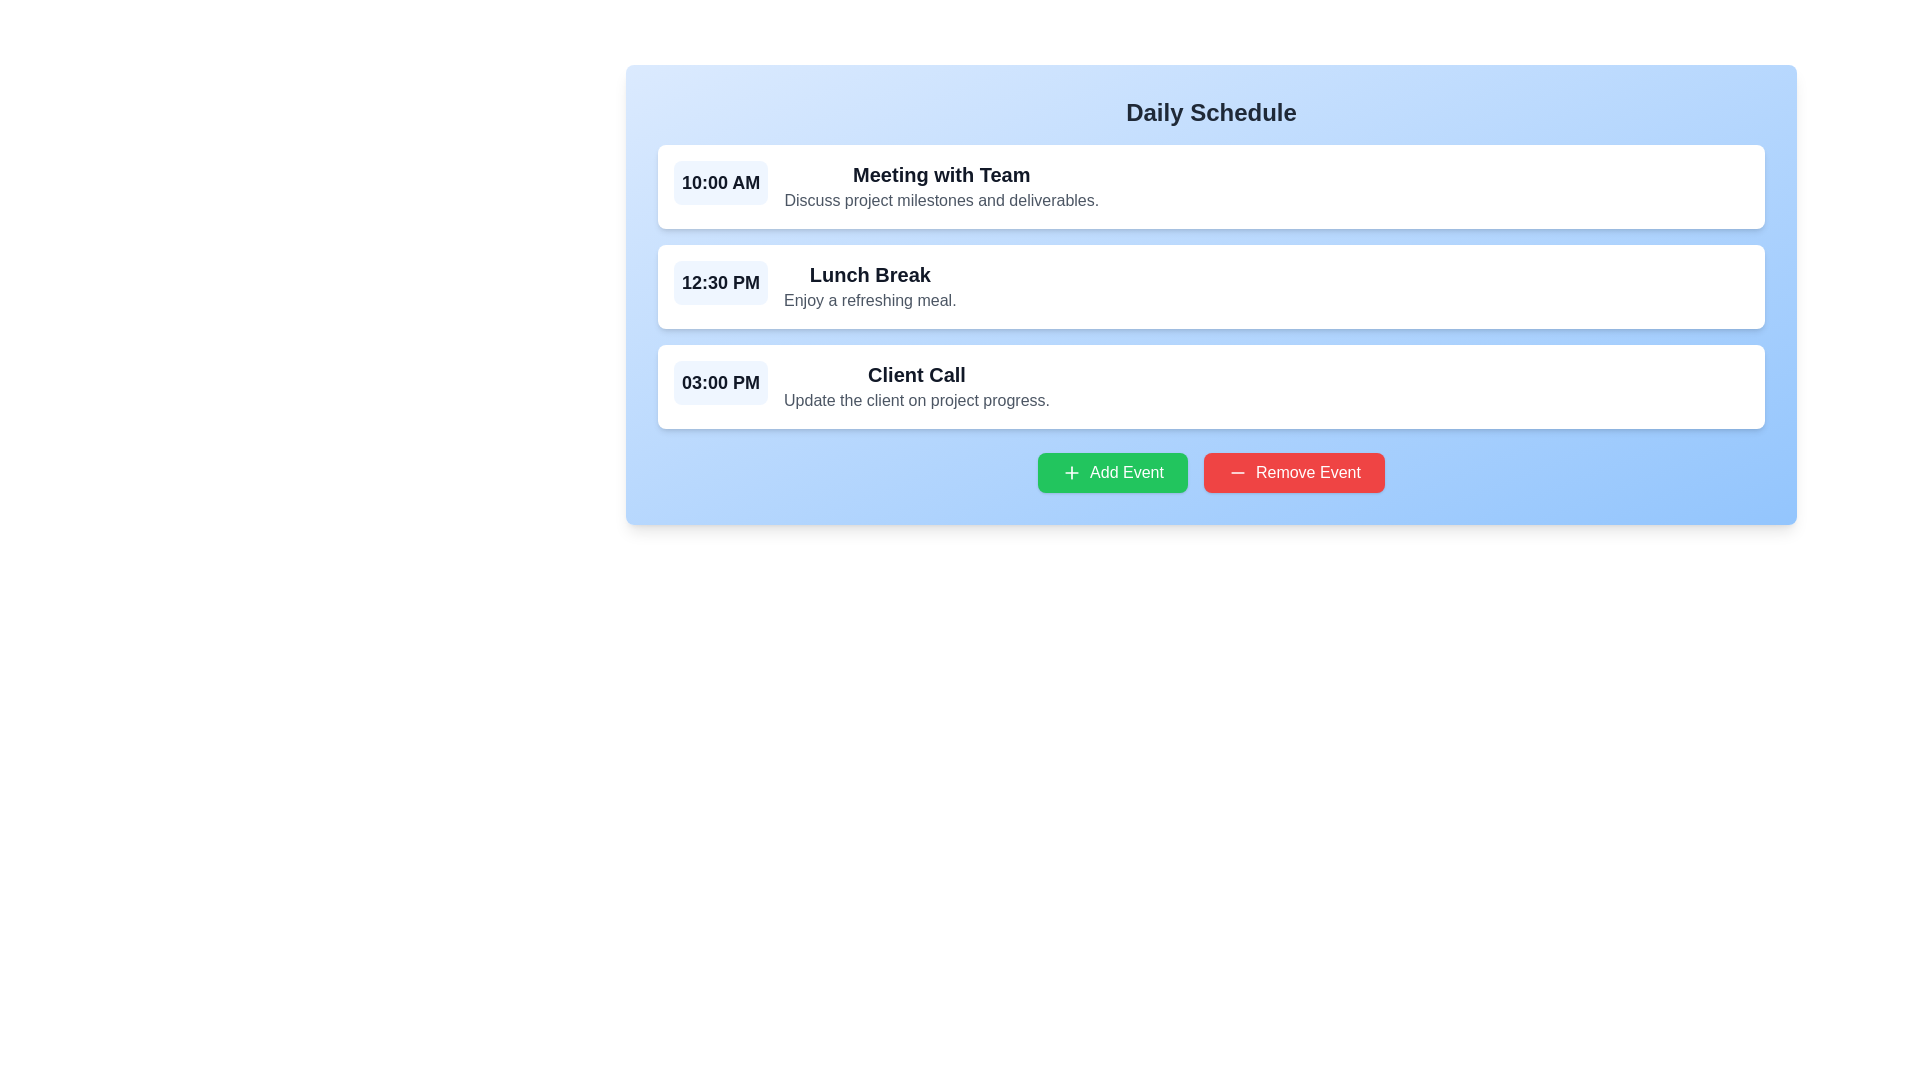 This screenshot has width=1920, height=1080. Describe the element at coordinates (1071, 473) in the screenshot. I see `the icon inside the green 'Add Event' button` at that location.